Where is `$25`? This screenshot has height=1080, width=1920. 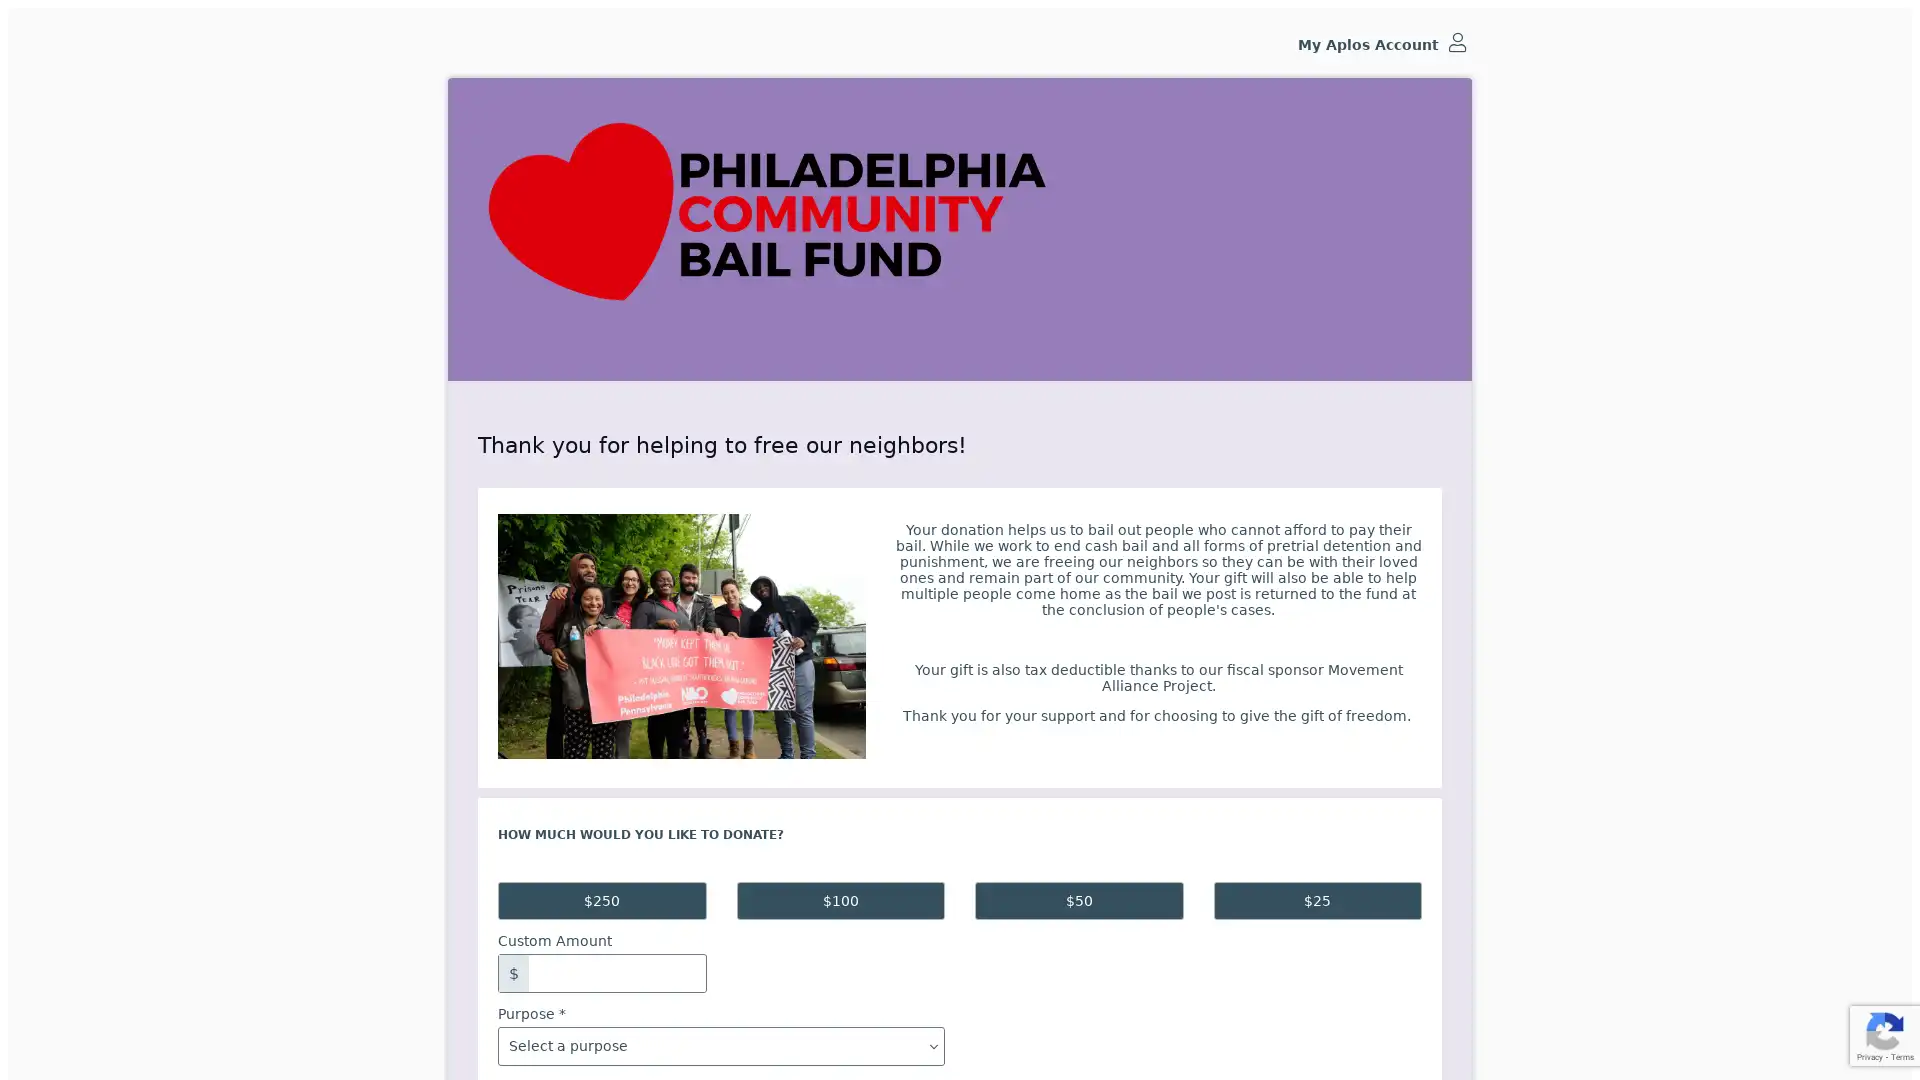
$25 is located at coordinates (1317, 901).